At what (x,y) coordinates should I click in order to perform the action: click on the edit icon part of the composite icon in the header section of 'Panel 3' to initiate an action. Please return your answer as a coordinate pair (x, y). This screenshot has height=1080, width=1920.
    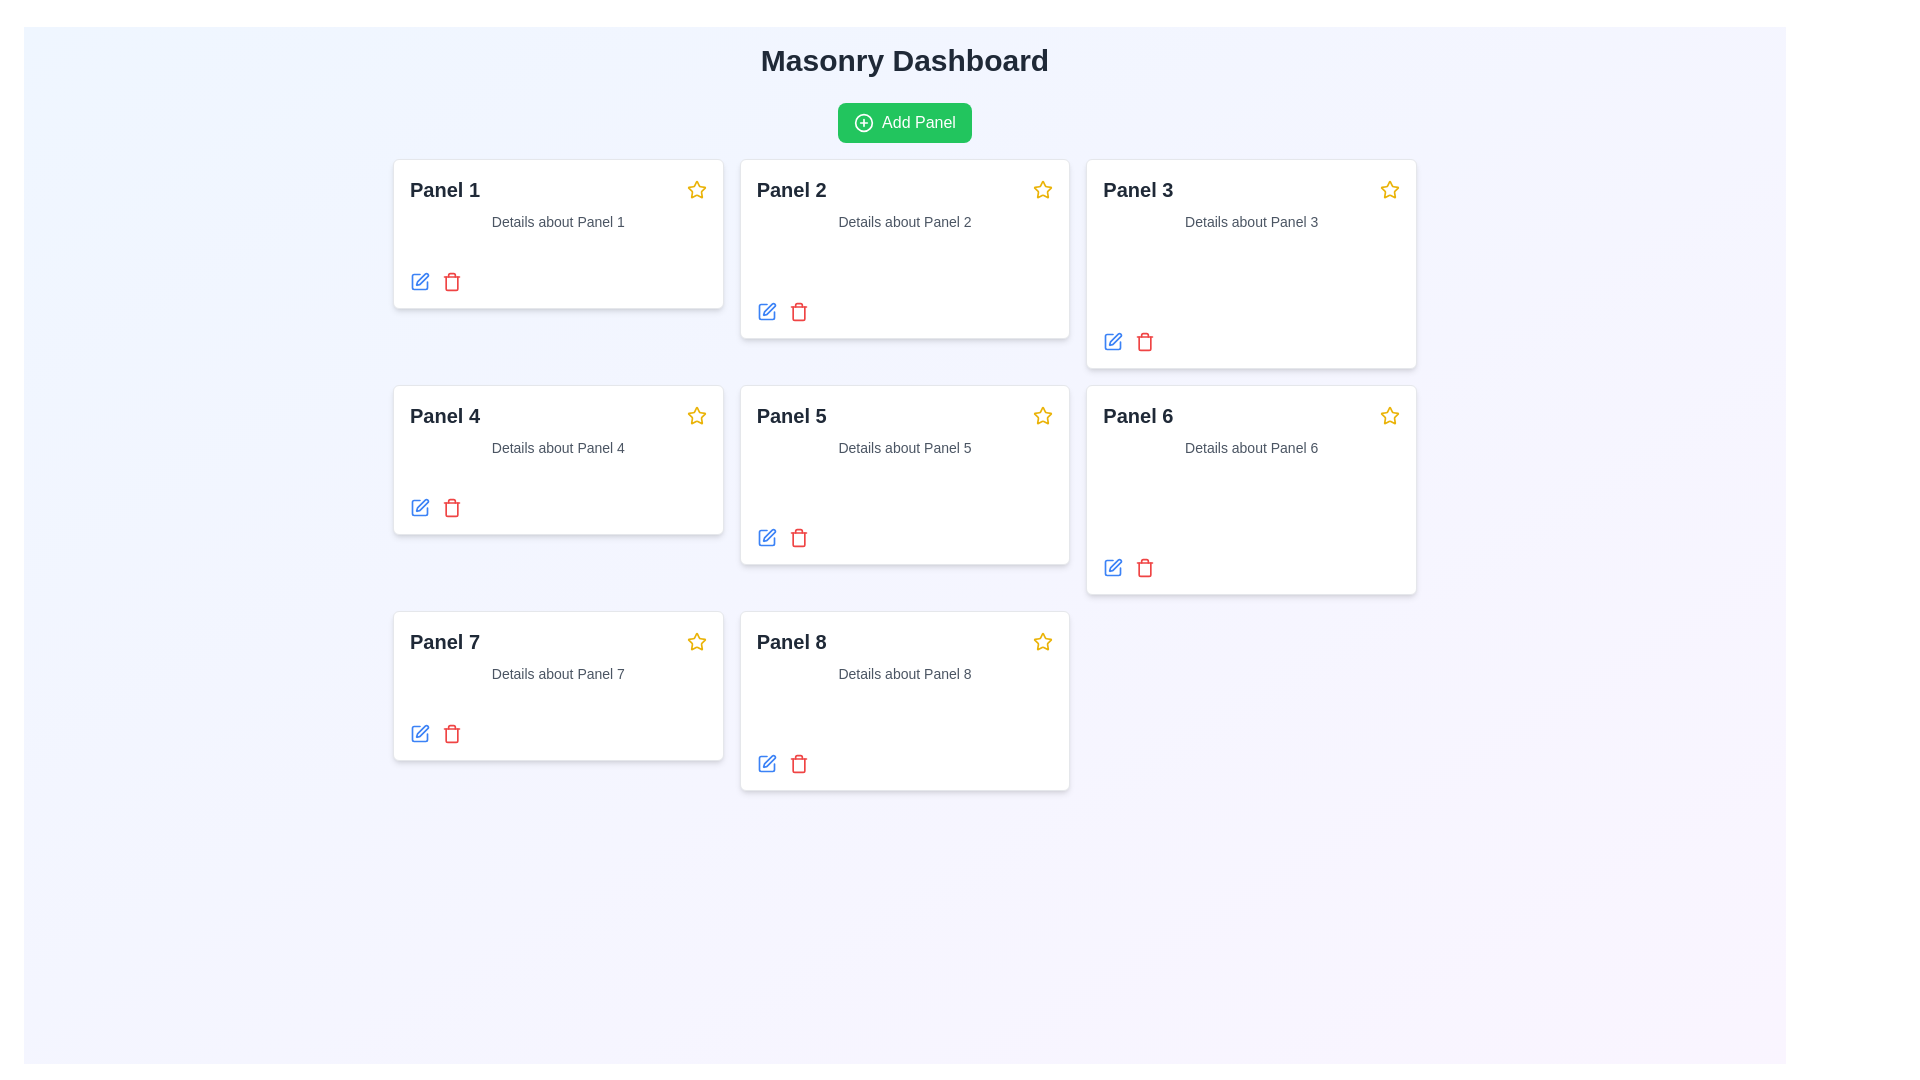
    Looking at the image, I should click on (1112, 341).